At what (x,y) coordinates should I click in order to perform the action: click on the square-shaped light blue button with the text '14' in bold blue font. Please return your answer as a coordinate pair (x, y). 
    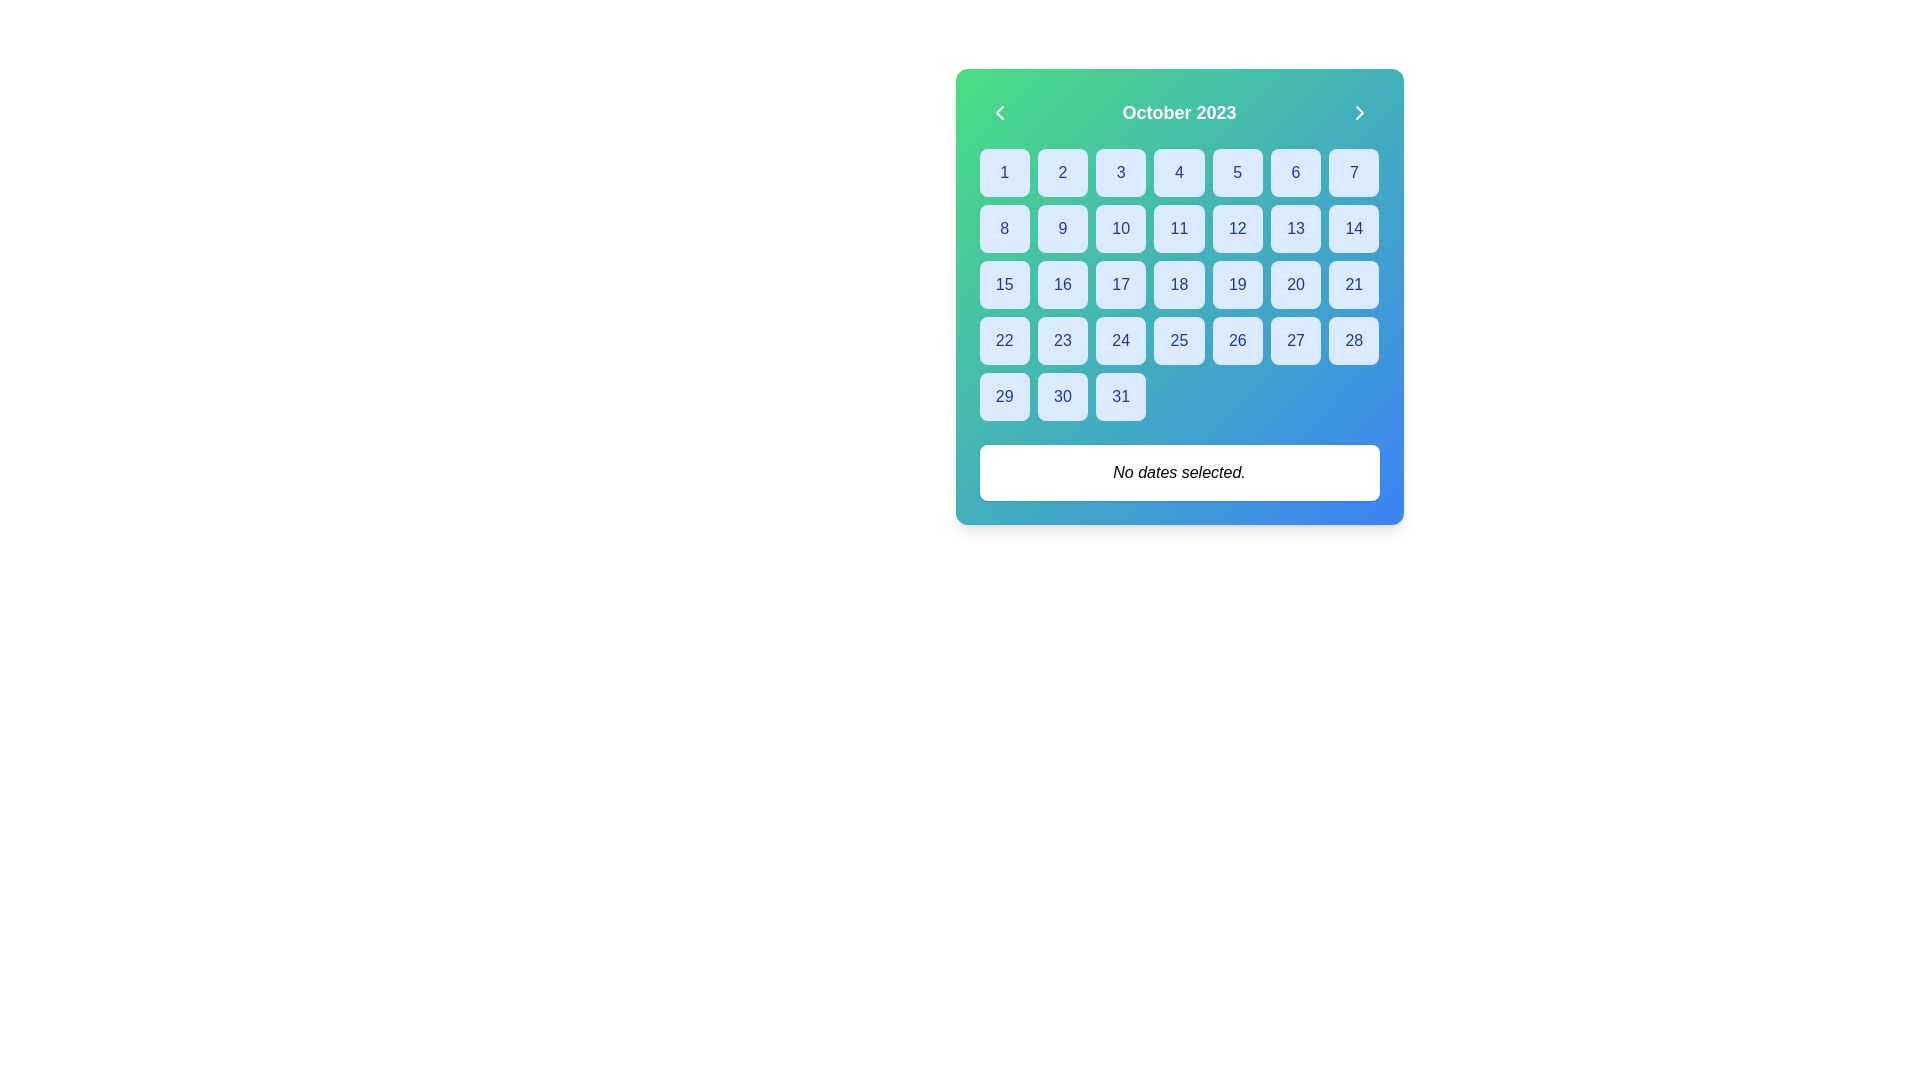
    Looking at the image, I should click on (1353, 227).